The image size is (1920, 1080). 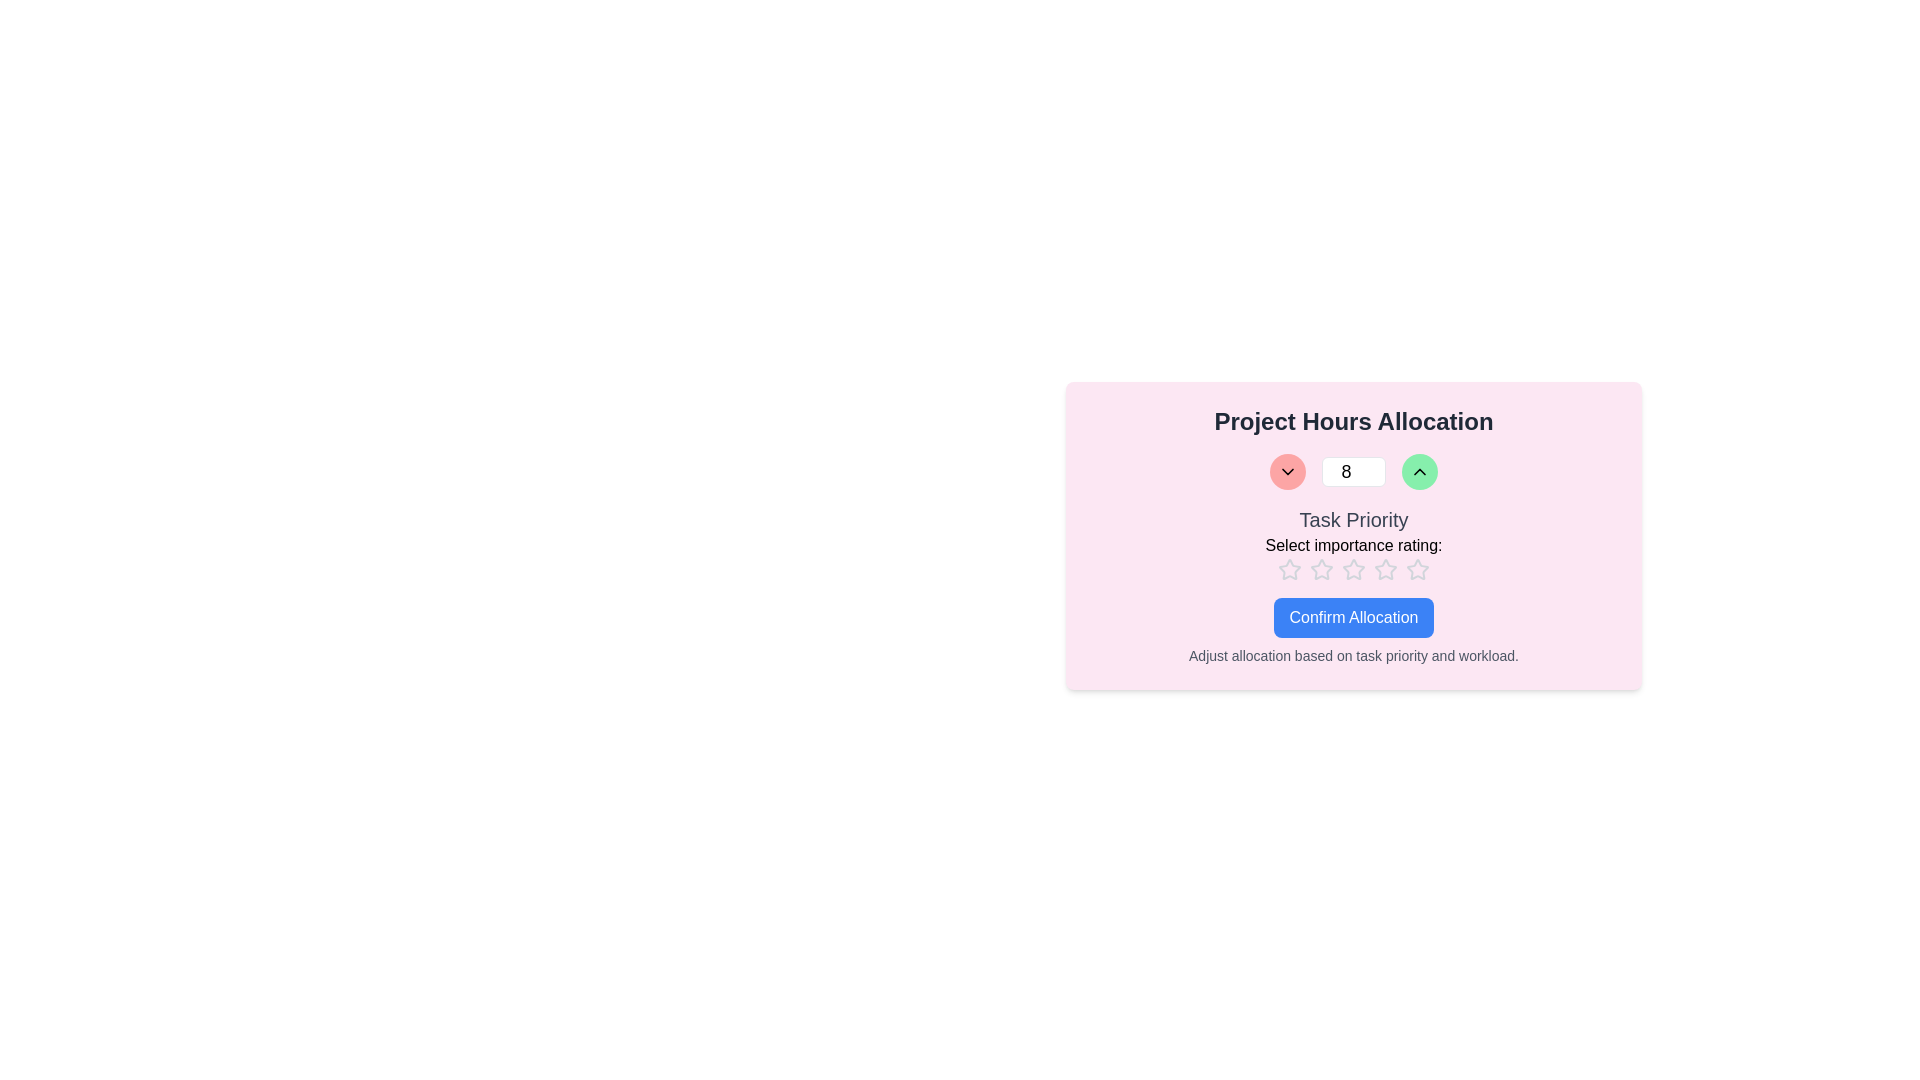 I want to click on the confirmation button for task allocation adjustments located in the pink card beneath the 'Task Priority' rating area, so click(x=1353, y=632).